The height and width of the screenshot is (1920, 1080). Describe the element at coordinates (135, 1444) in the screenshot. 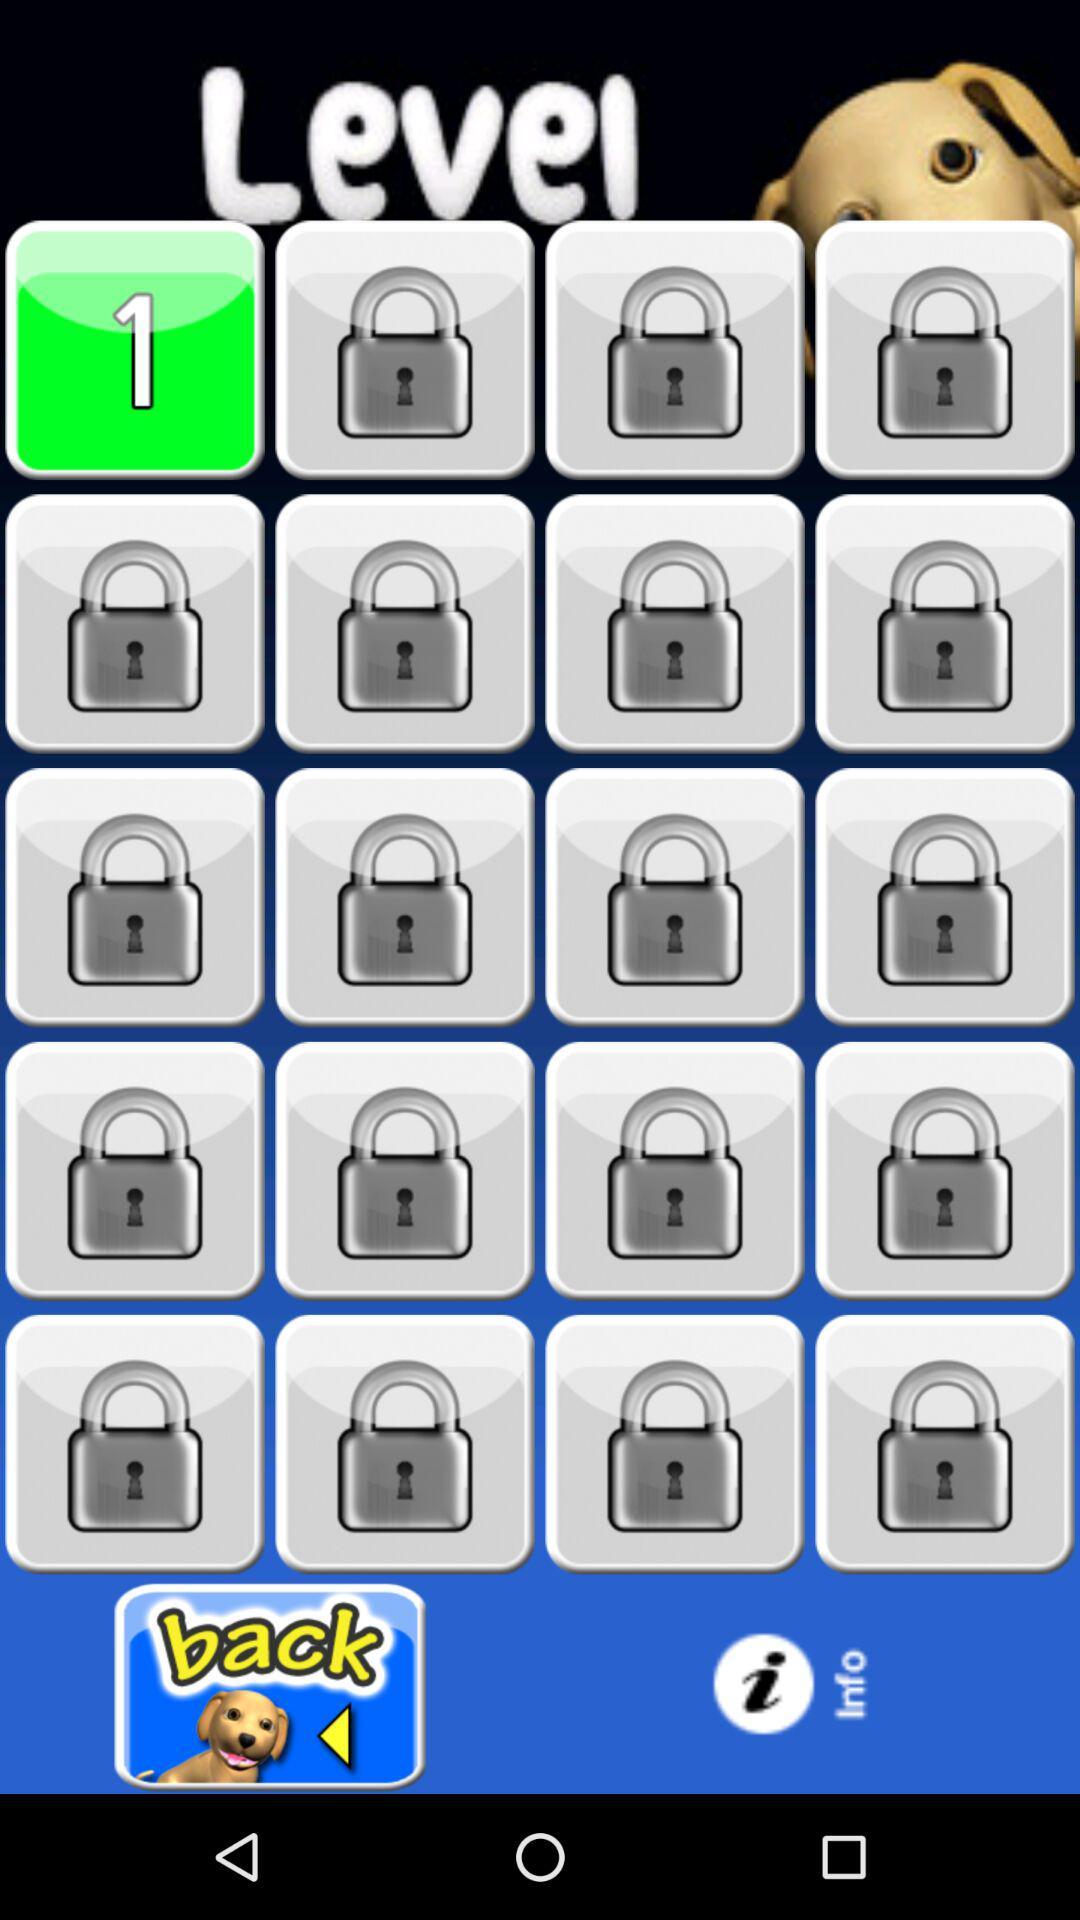

I see `lock number 16` at that location.